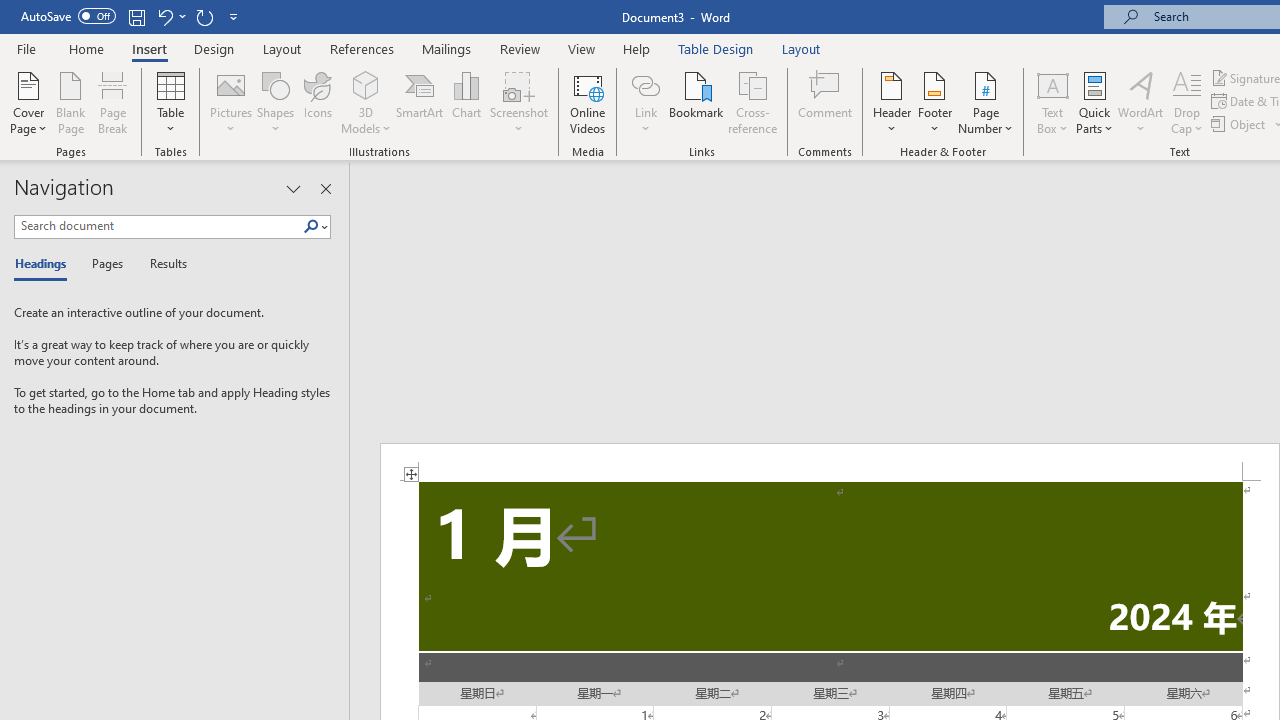 The width and height of the screenshot is (1280, 720). I want to click on 'Drop Cap', so click(1187, 103).